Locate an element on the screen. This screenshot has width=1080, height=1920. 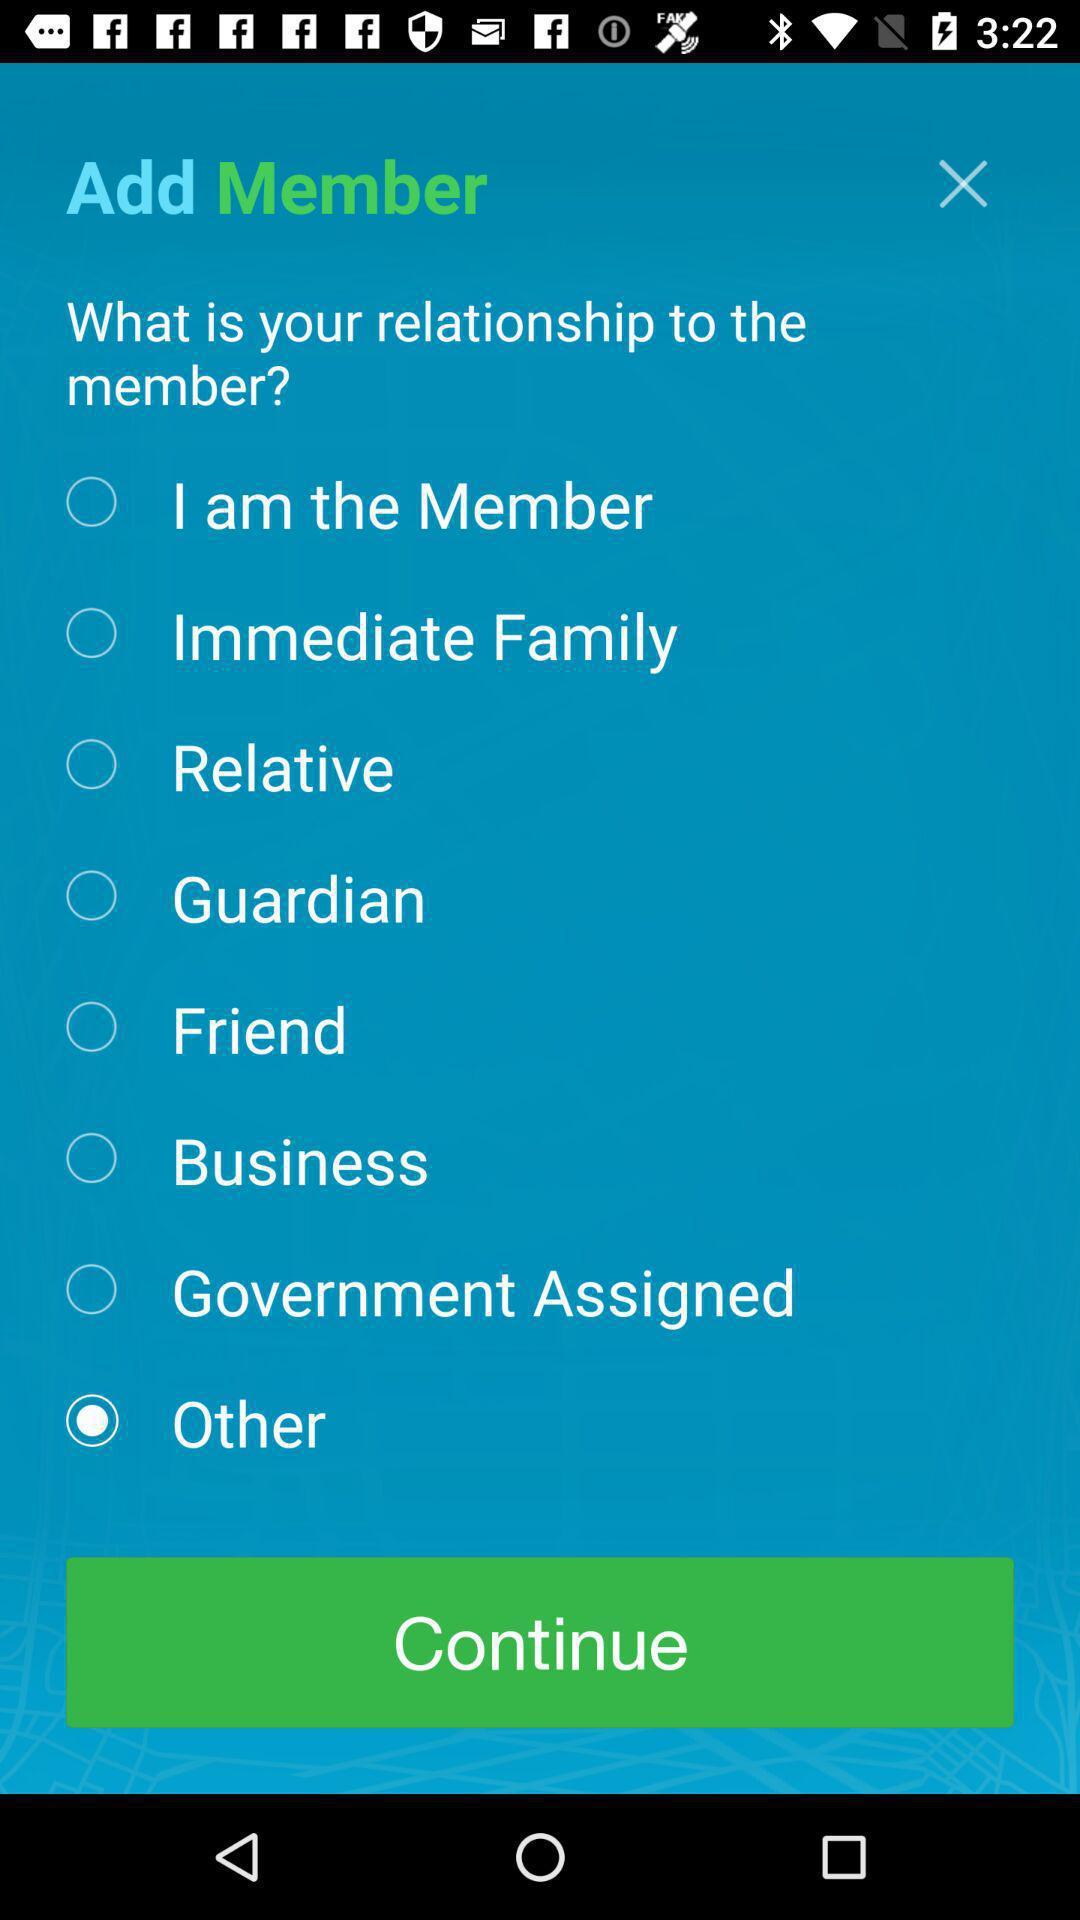
the icon below the immediate family is located at coordinates (282, 763).